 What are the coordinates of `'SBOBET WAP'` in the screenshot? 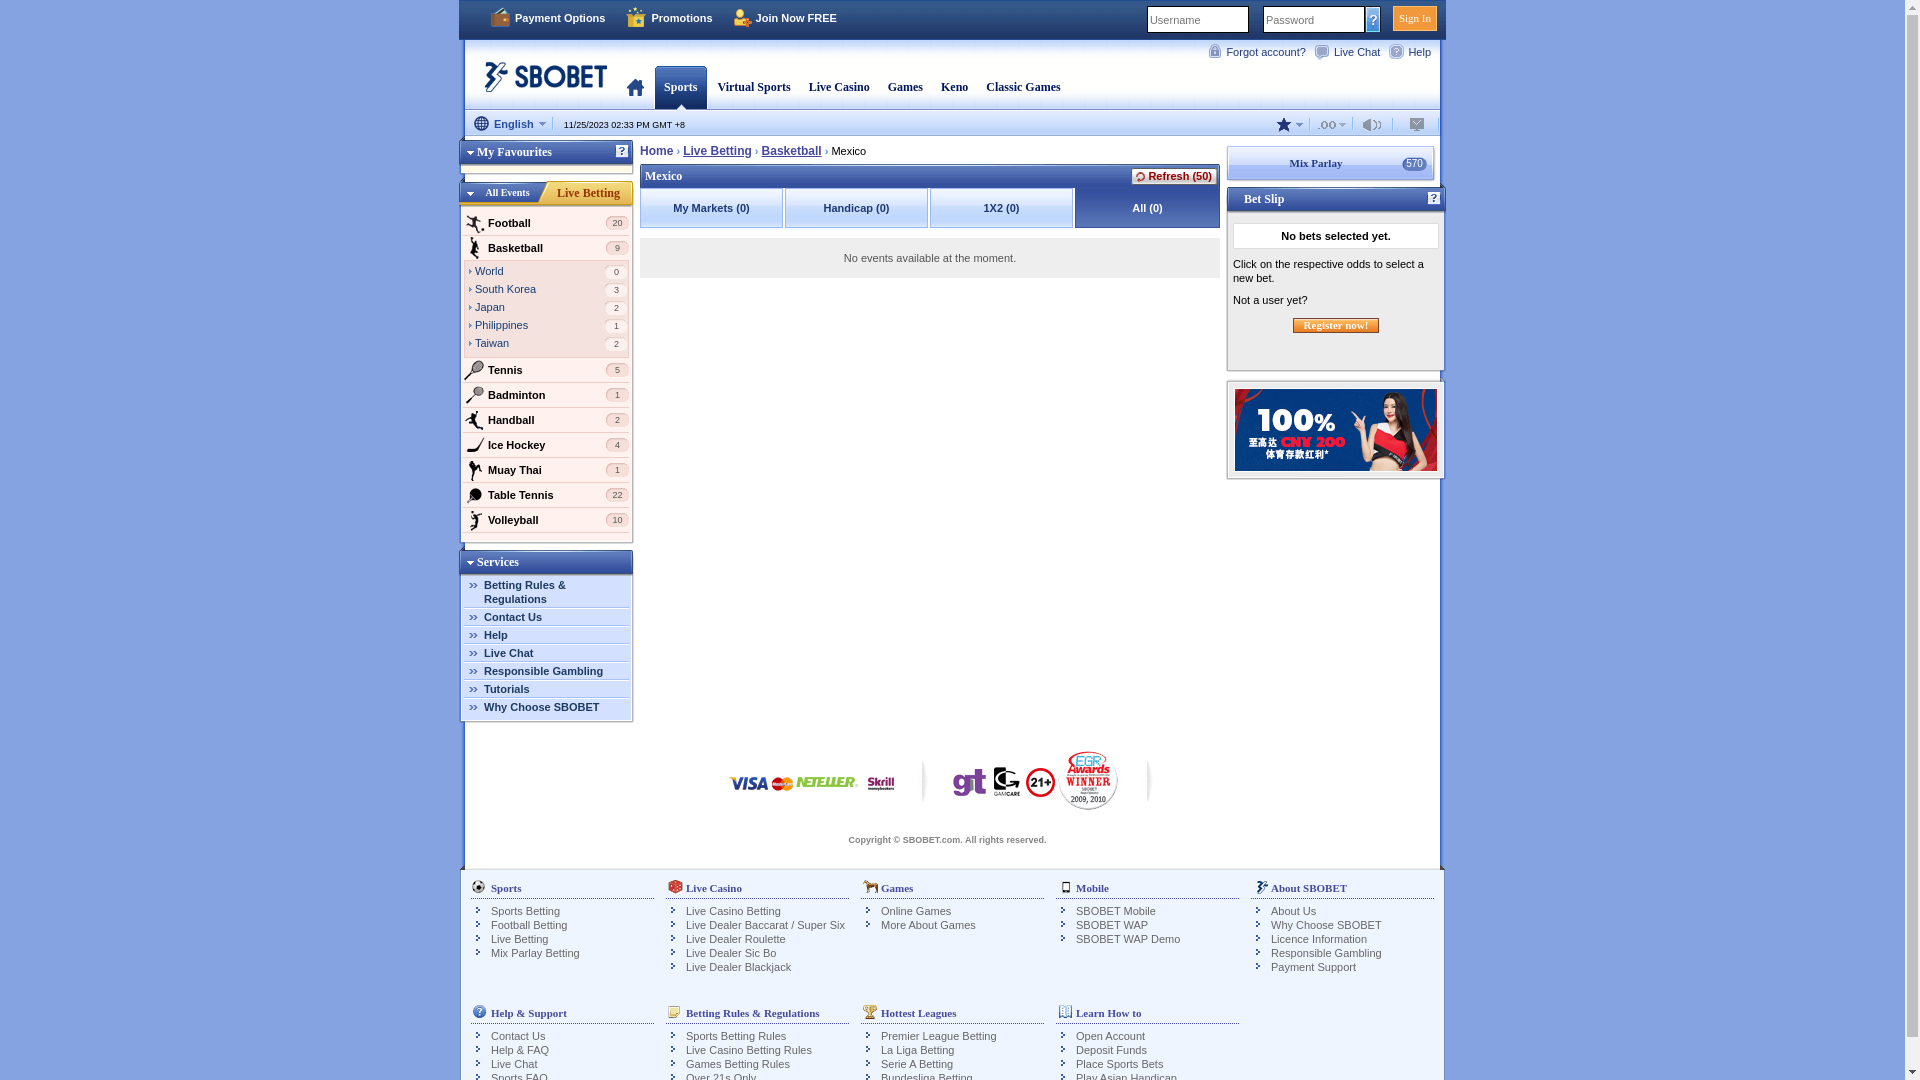 It's located at (1111, 925).